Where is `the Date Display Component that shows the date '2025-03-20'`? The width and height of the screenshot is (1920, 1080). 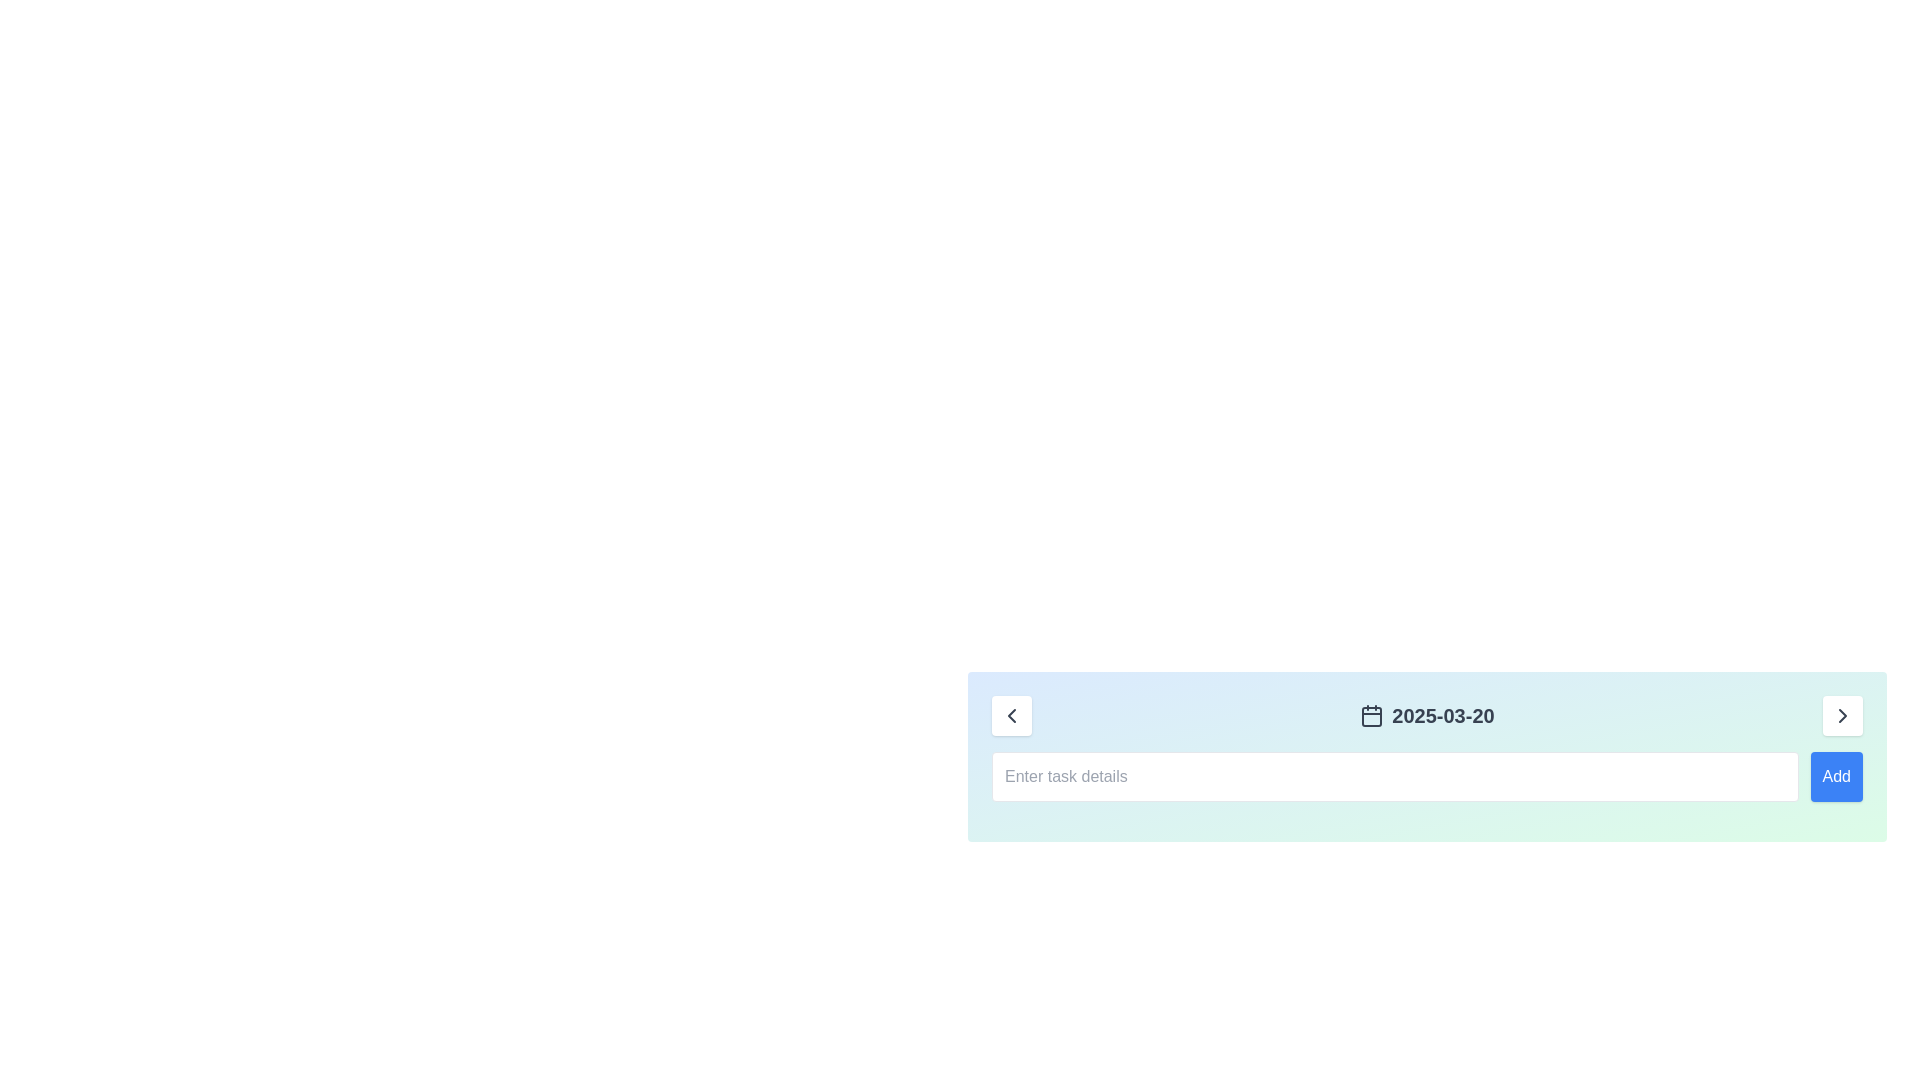
the Date Display Component that shows the date '2025-03-20' is located at coordinates (1426, 715).